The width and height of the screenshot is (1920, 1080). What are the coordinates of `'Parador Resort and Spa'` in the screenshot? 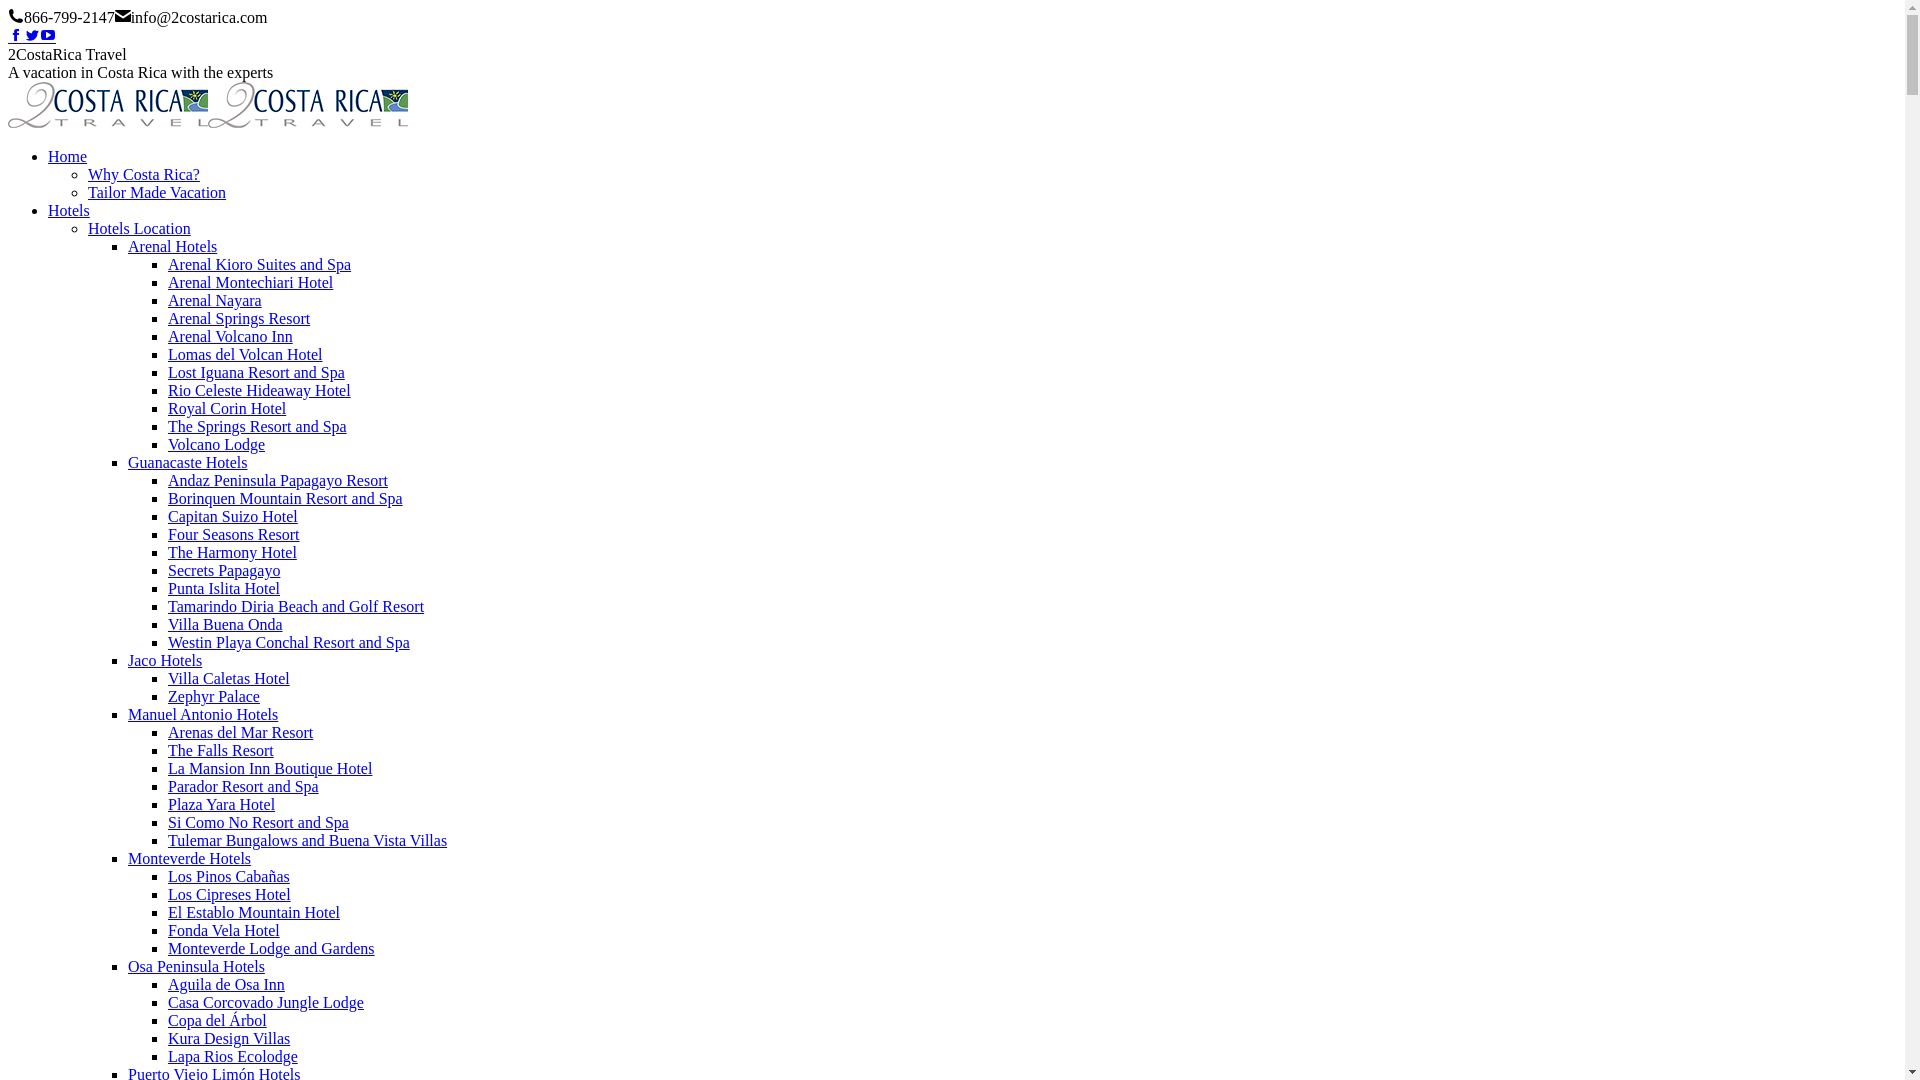 It's located at (168, 785).